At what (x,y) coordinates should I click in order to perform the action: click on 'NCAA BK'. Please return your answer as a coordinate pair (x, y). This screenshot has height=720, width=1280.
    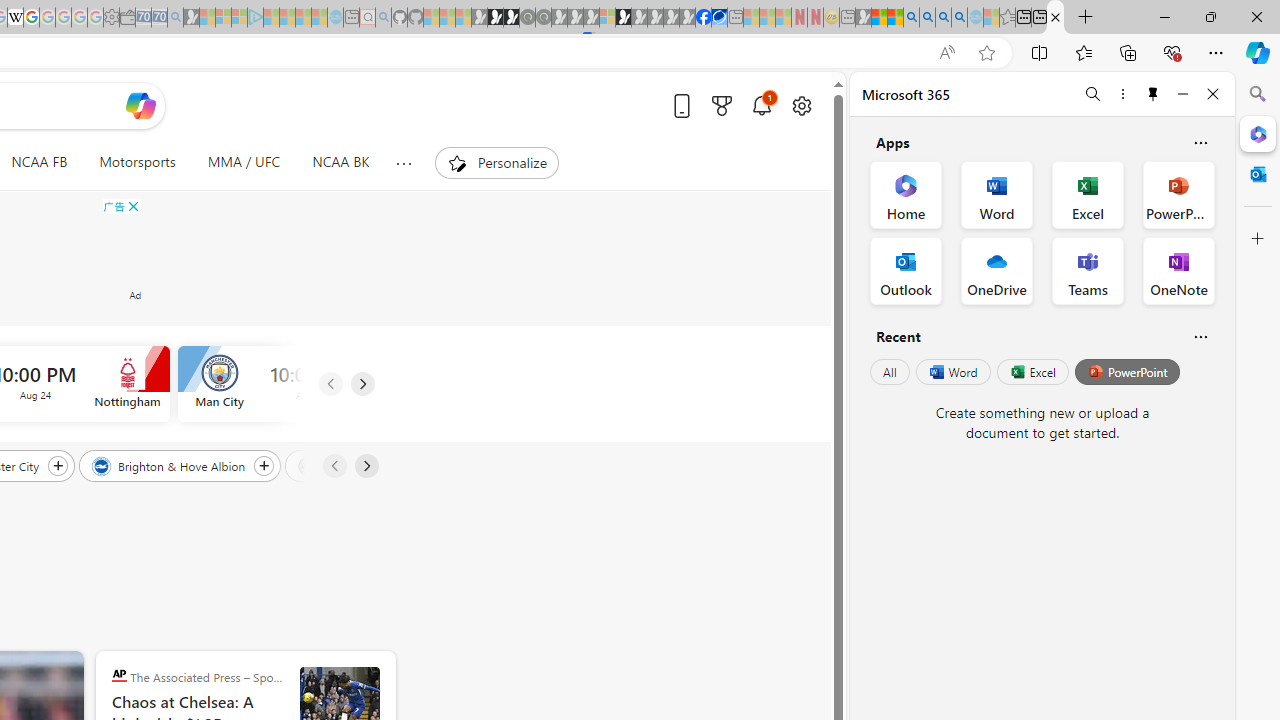
    Looking at the image, I should click on (341, 162).